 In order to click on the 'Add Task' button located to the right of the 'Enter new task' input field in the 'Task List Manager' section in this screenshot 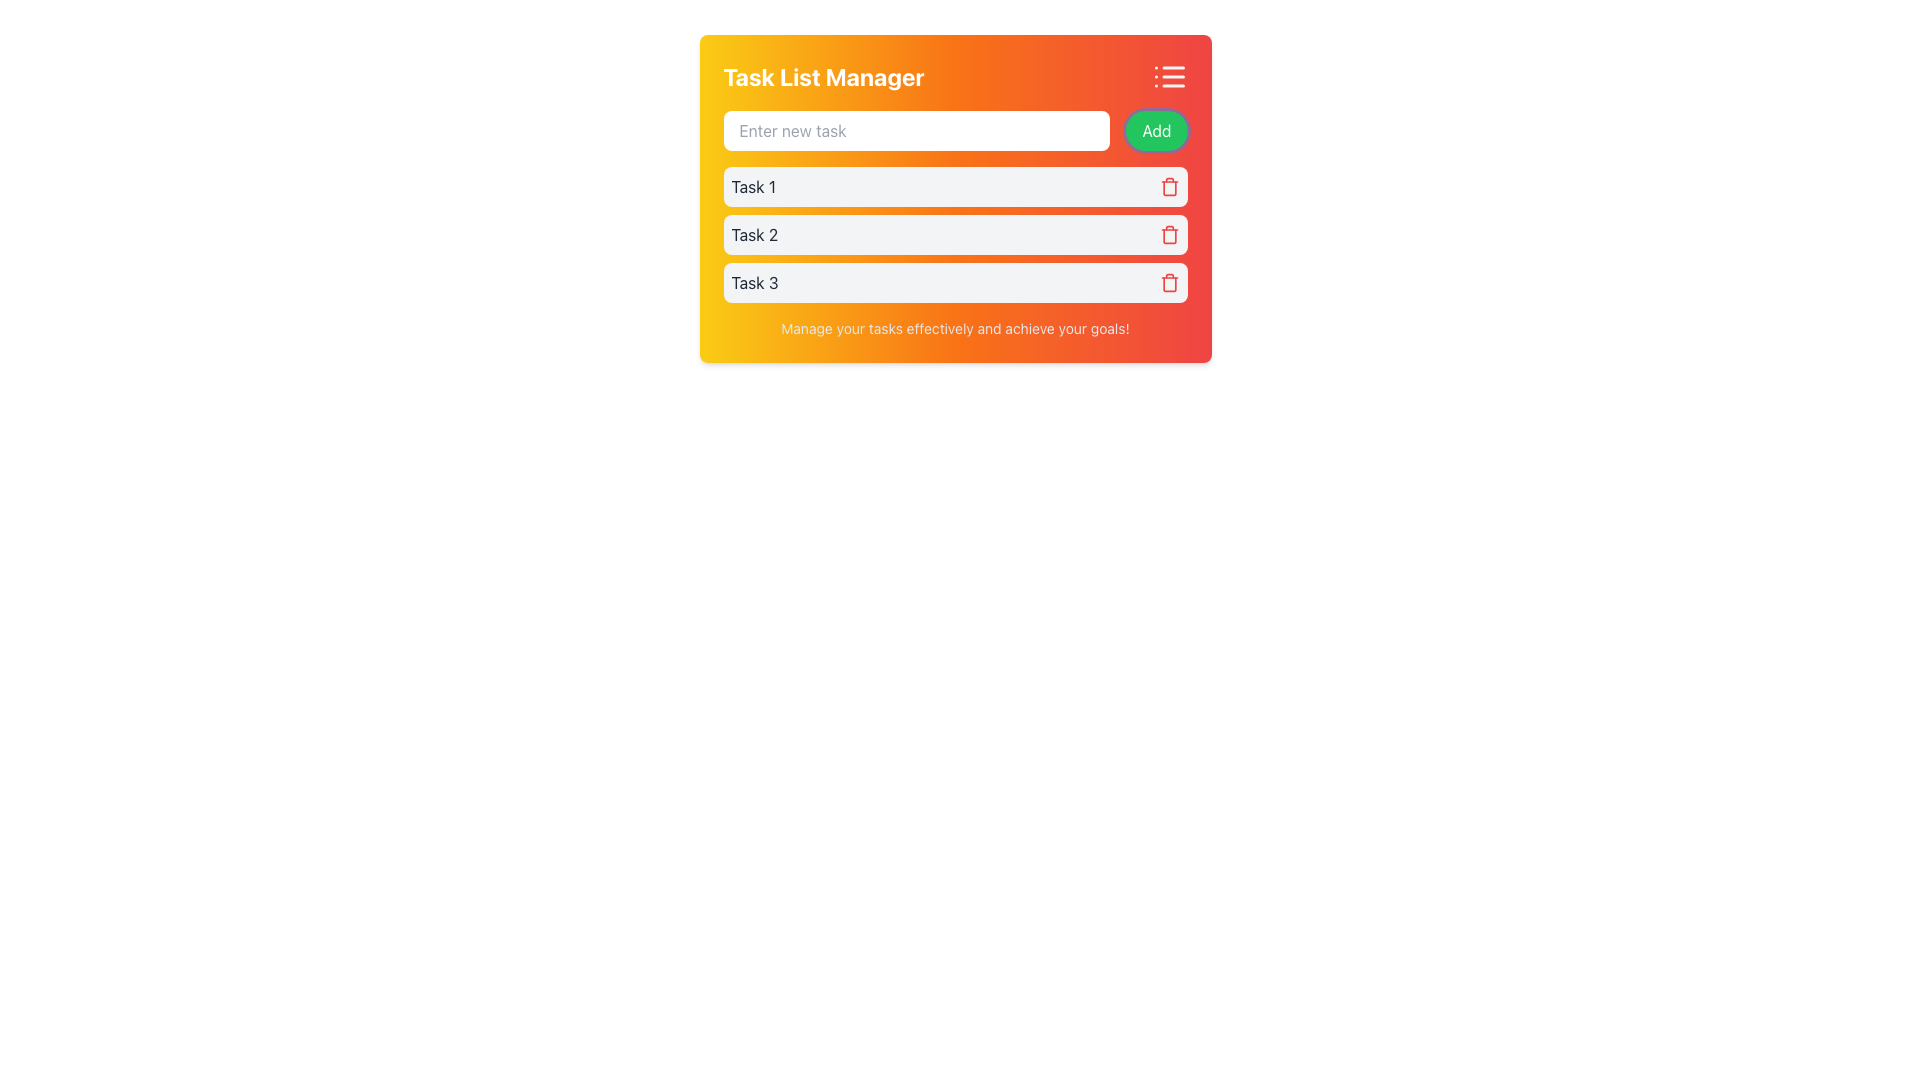, I will do `click(1156, 131)`.